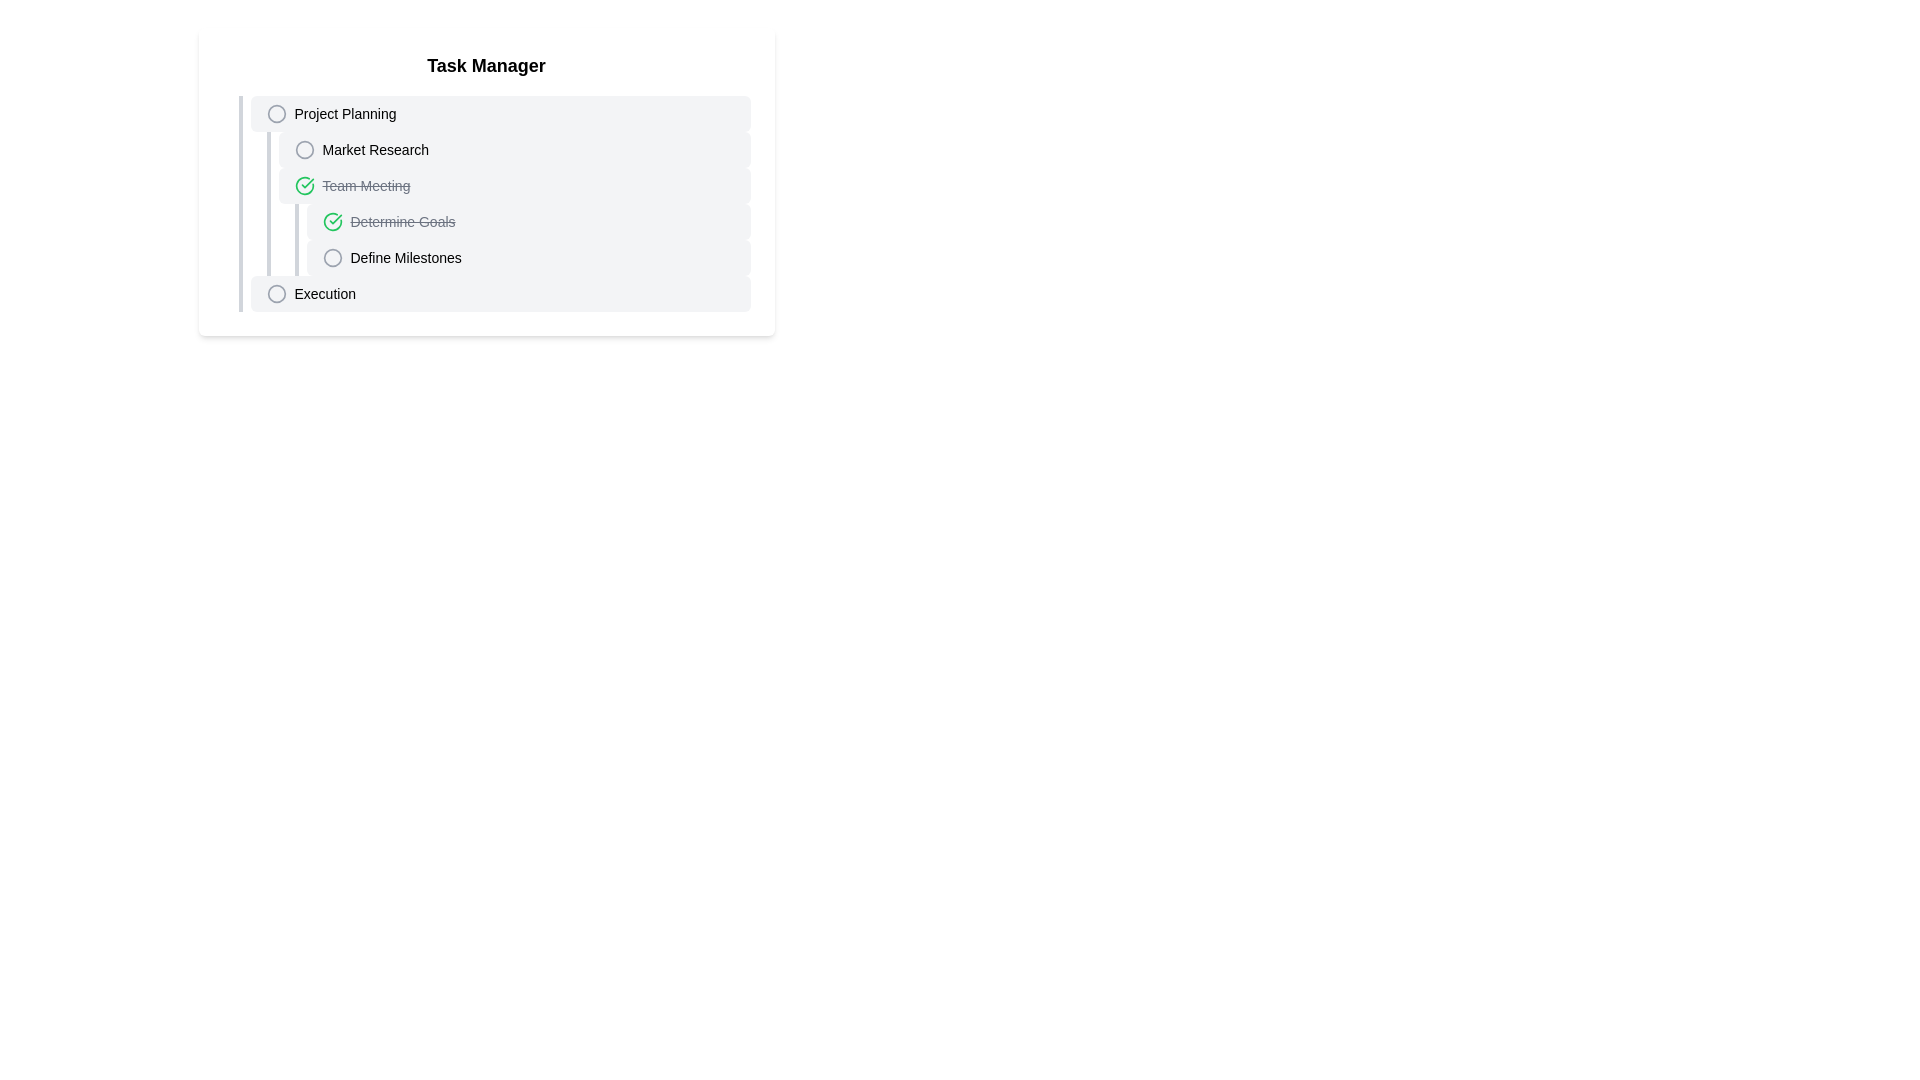  Describe the element at coordinates (332, 222) in the screenshot. I see `the Circle Checkmark icon located in the sidebar panel labeled 'Determine Goals', which indicates the completion of the task` at that location.